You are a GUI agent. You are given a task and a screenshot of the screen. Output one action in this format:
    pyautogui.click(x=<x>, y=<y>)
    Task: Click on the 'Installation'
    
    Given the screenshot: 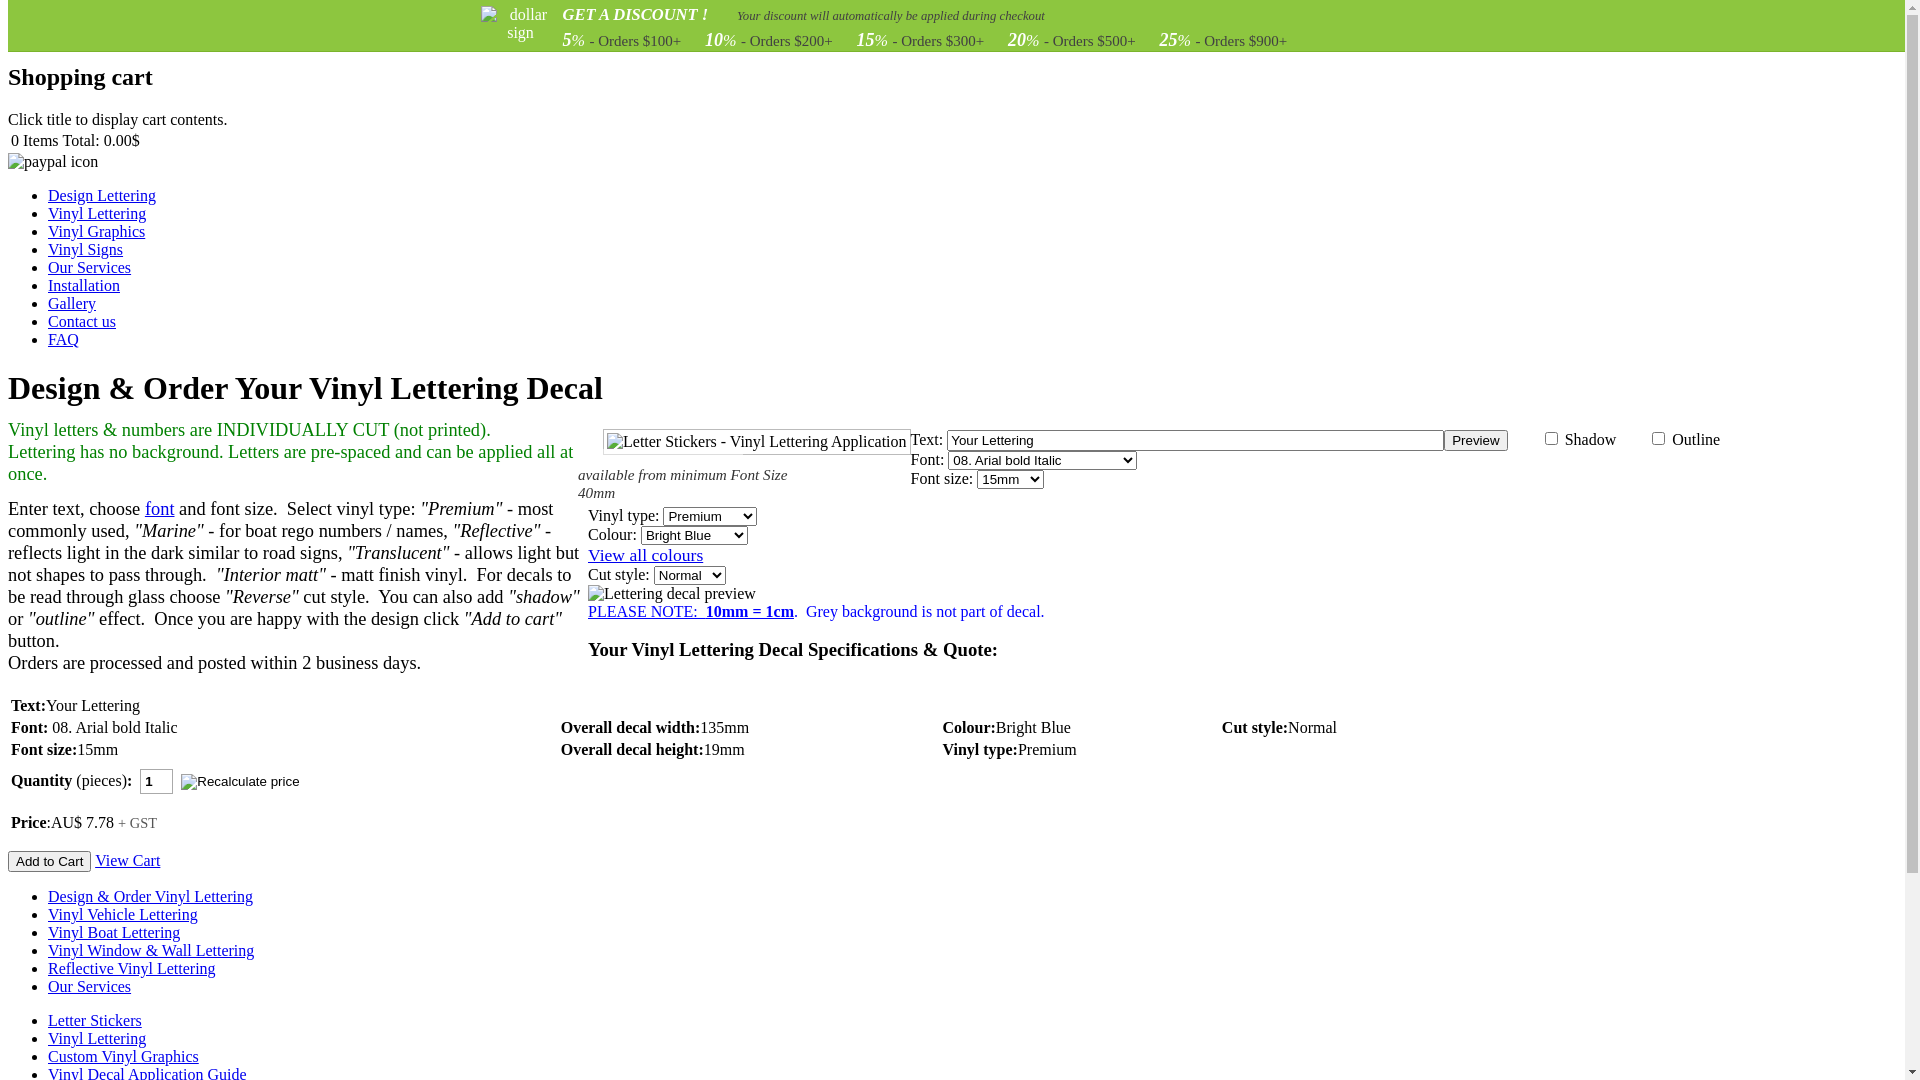 What is the action you would take?
    pyautogui.click(x=48, y=285)
    